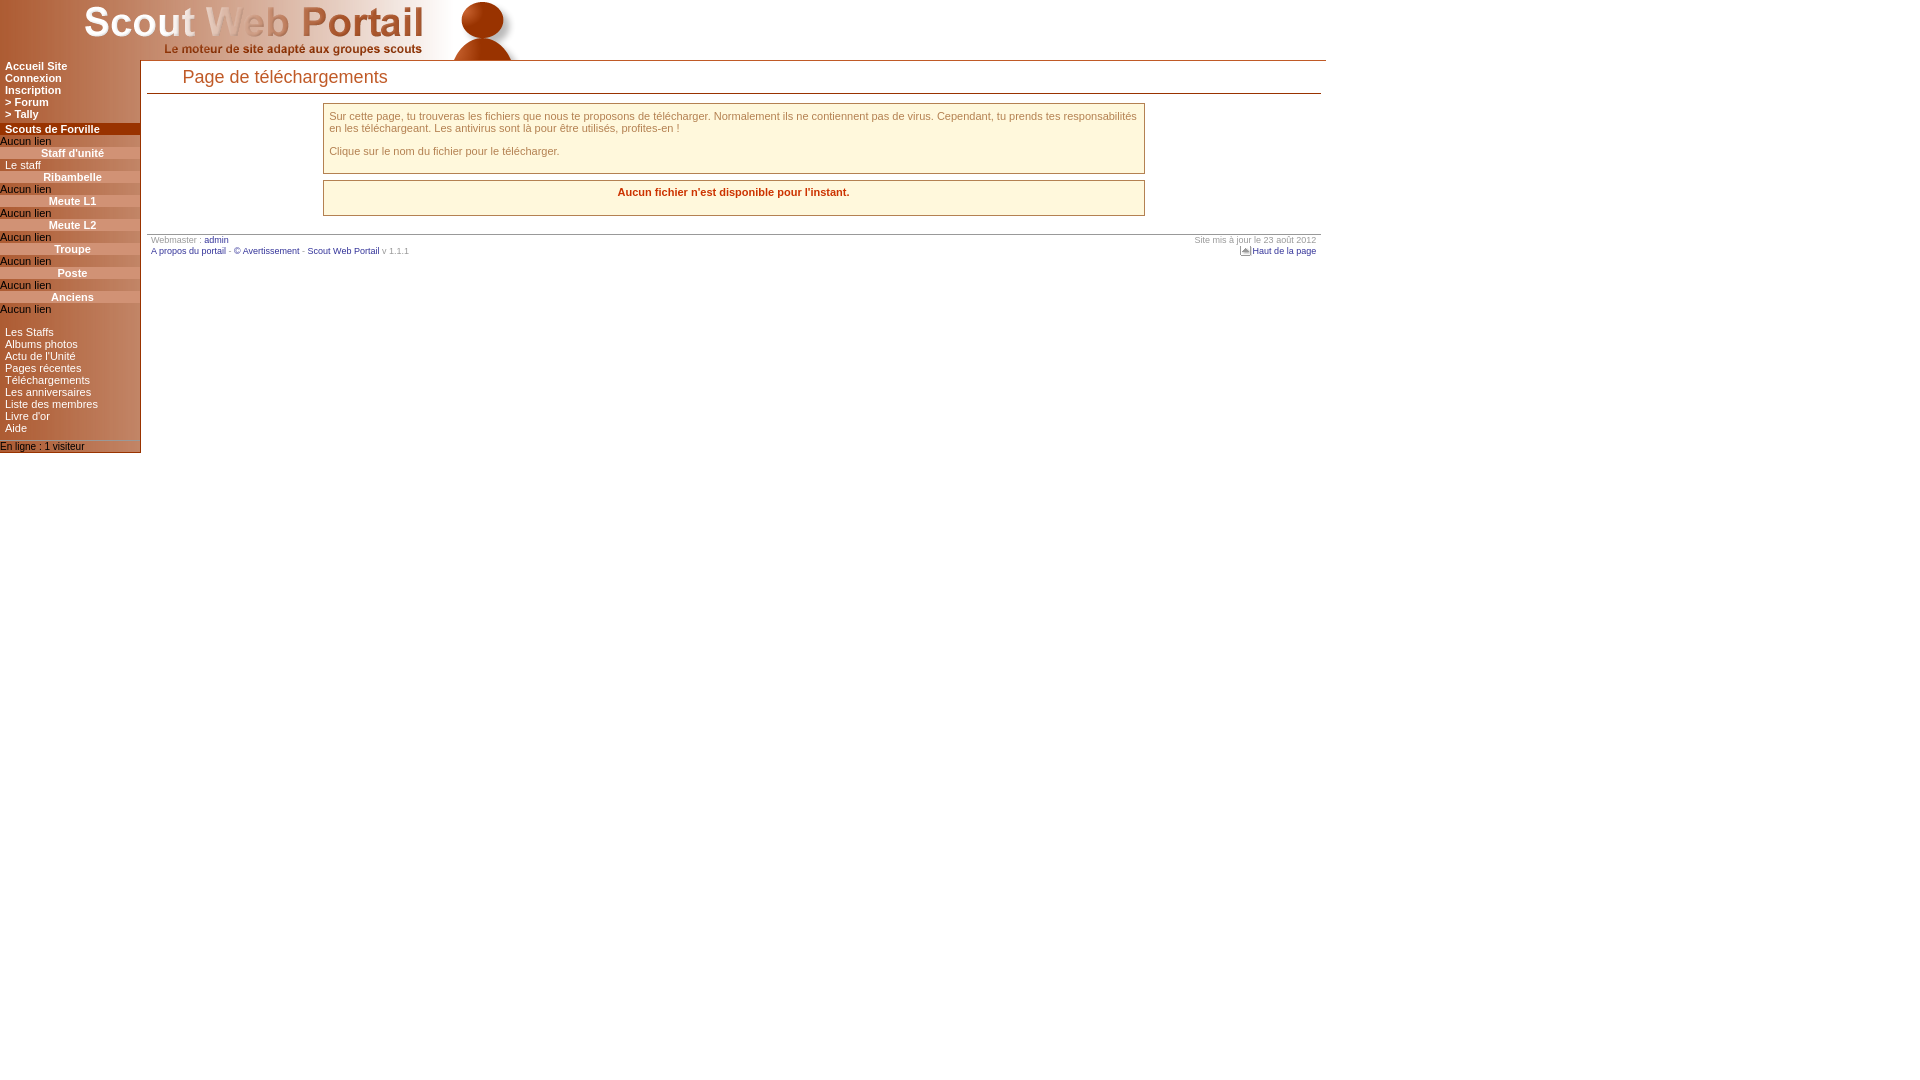 The image size is (1920, 1080). Describe the element at coordinates (306, 249) in the screenshot. I see `'Scout Web Portail'` at that location.